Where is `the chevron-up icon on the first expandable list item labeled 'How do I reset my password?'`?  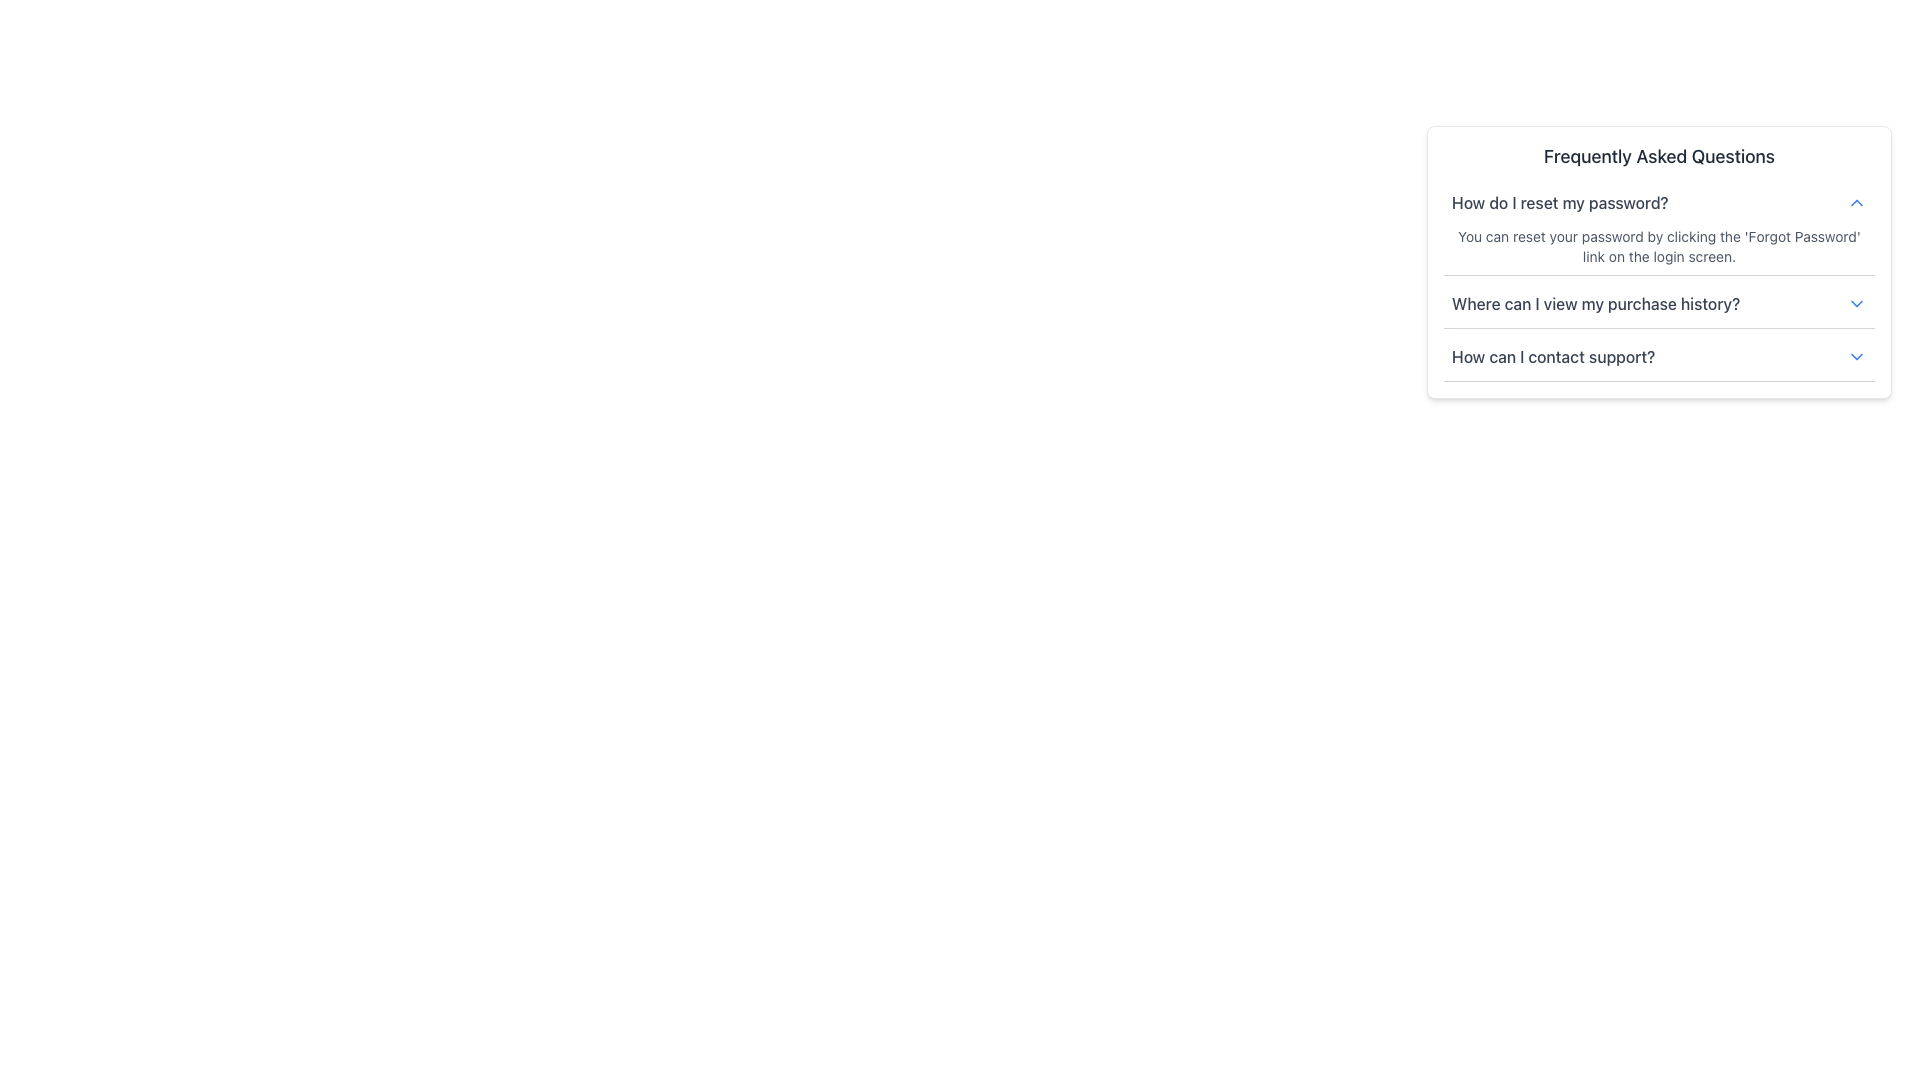 the chevron-up icon on the first expandable list item labeled 'How do I reset my password?' is located at coordinates (1659, 203).